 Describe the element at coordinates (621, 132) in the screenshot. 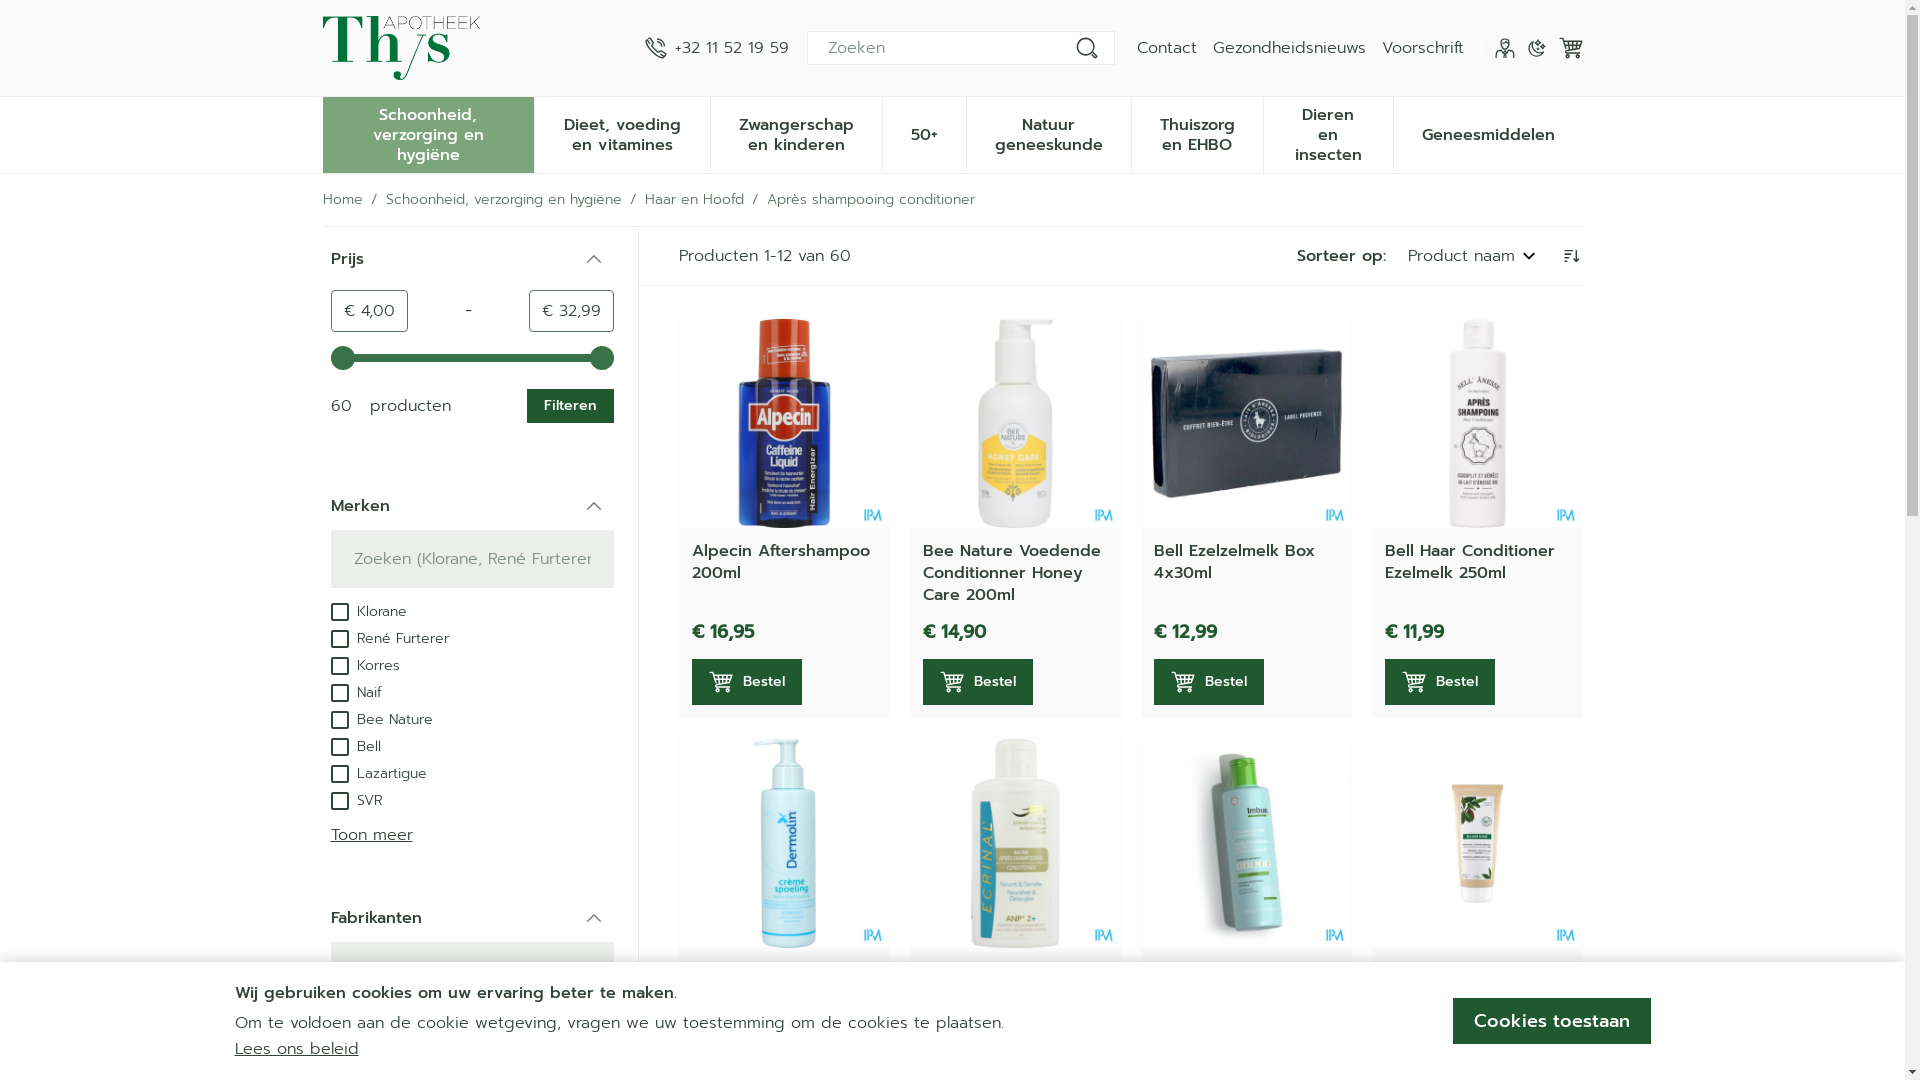

I see `'Dieet, voeding en vitamines'` at that location.